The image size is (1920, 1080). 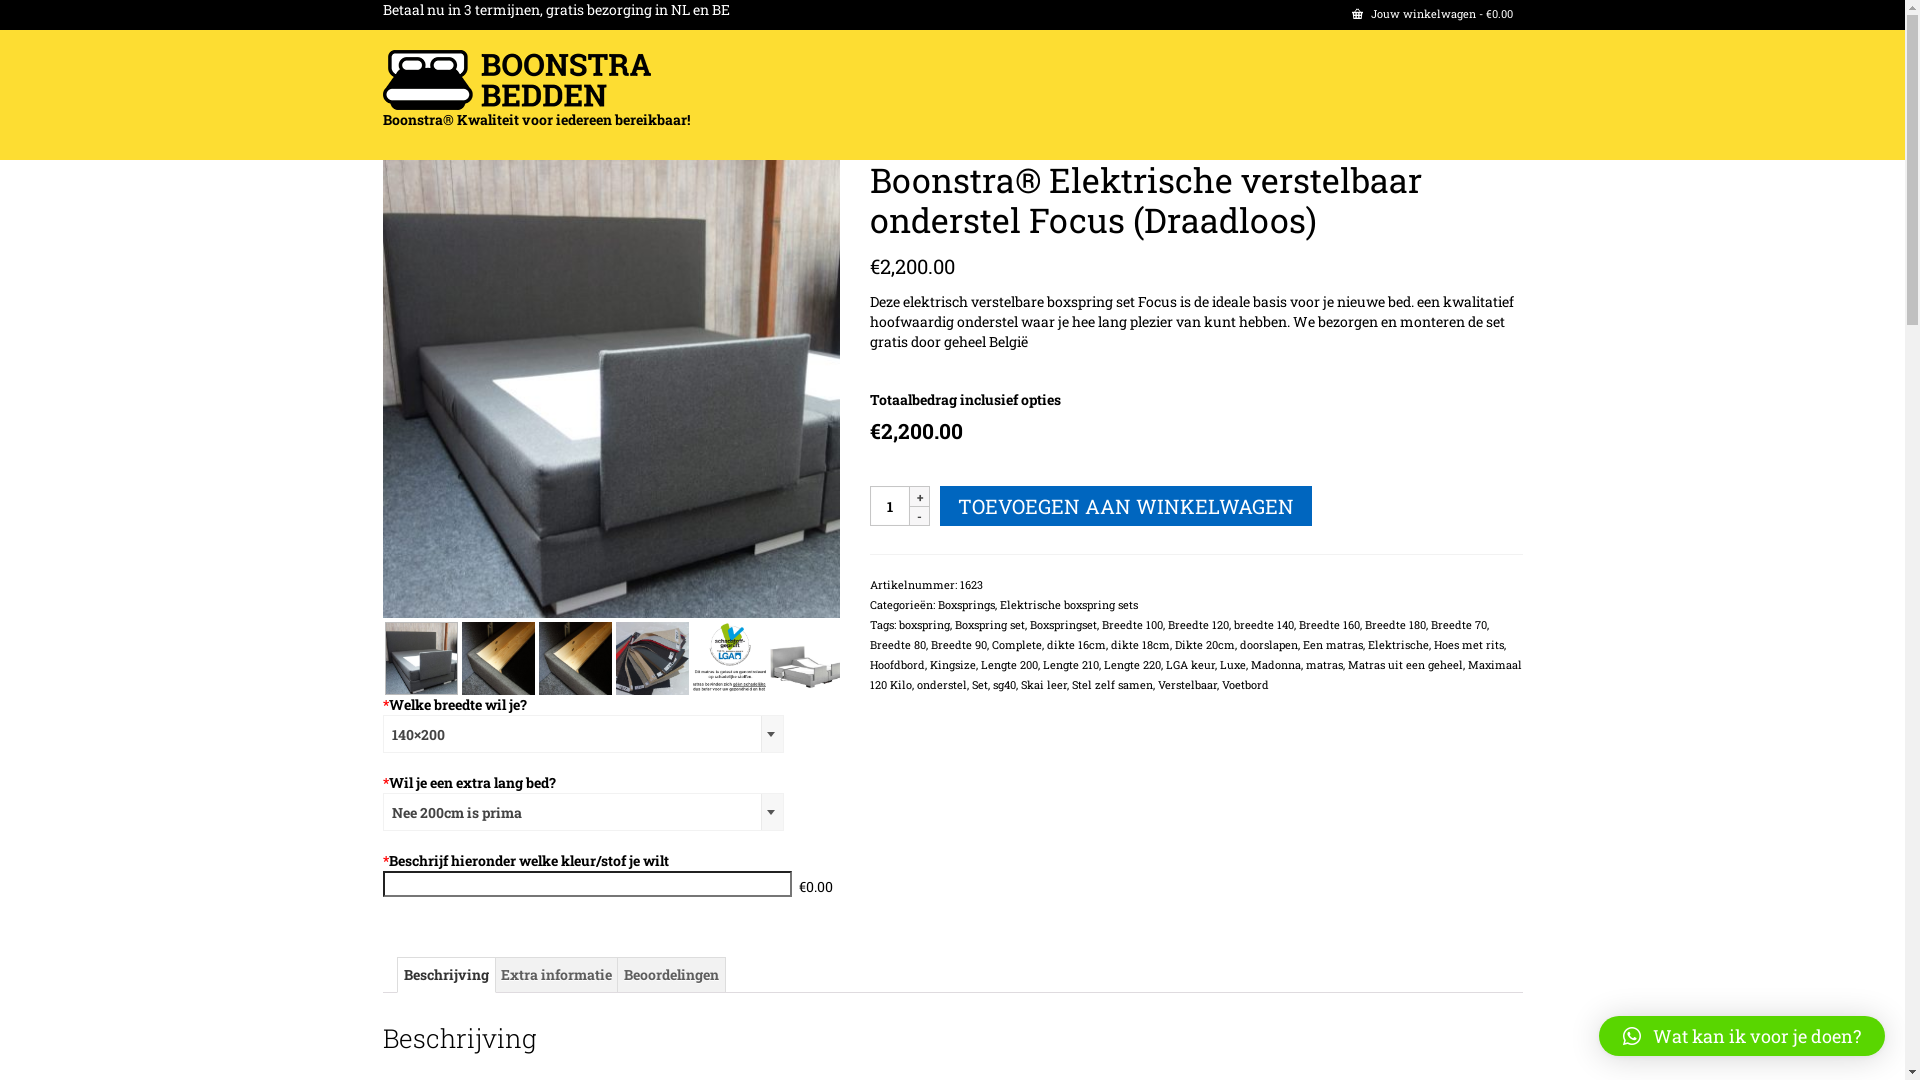 What do you see at coordinates (1140, 644) in the screenshot?
I see `'dikte 18cm'` at bounding box center [1140, 644].